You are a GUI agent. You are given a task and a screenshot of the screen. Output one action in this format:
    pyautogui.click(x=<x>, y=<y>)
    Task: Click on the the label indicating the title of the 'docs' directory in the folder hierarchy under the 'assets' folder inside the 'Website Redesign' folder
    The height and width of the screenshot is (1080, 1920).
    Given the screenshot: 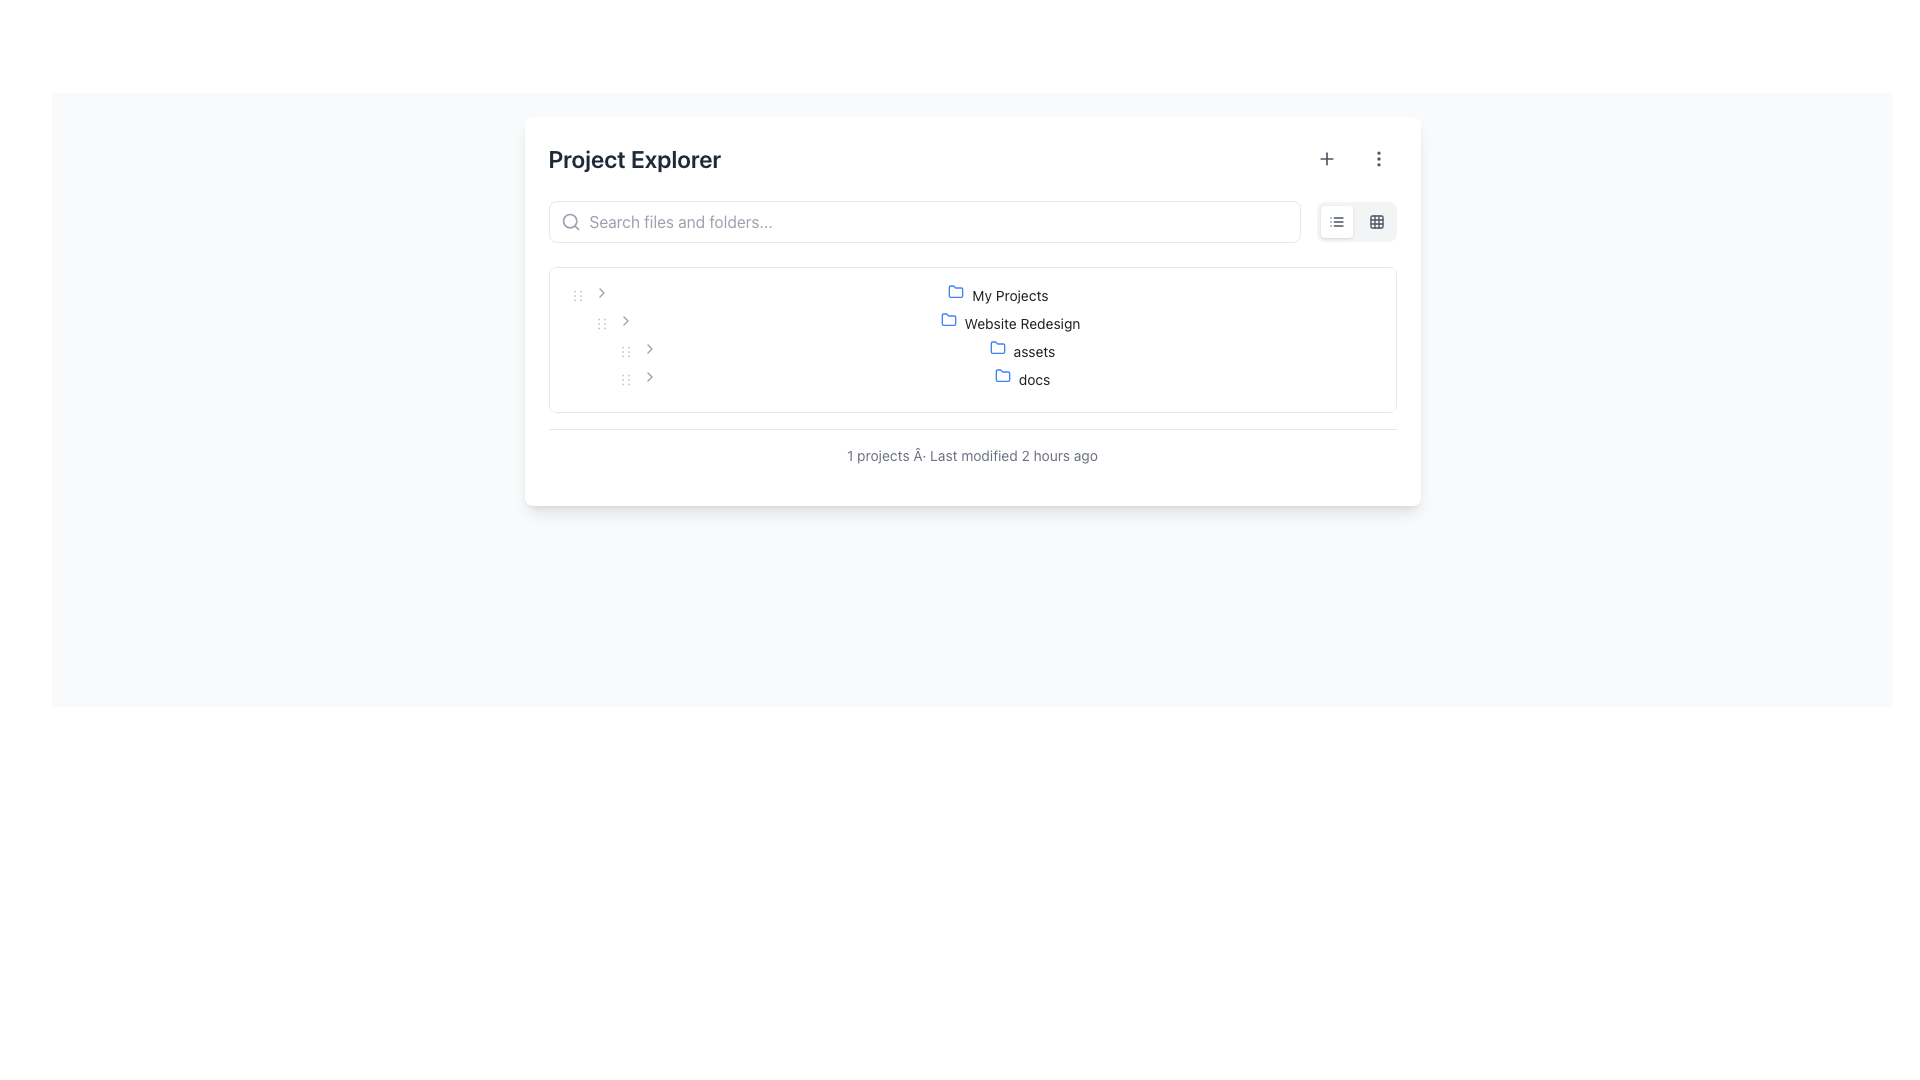 What is the action you would take?
    pyautogui.click(x=1034, y=379)
    